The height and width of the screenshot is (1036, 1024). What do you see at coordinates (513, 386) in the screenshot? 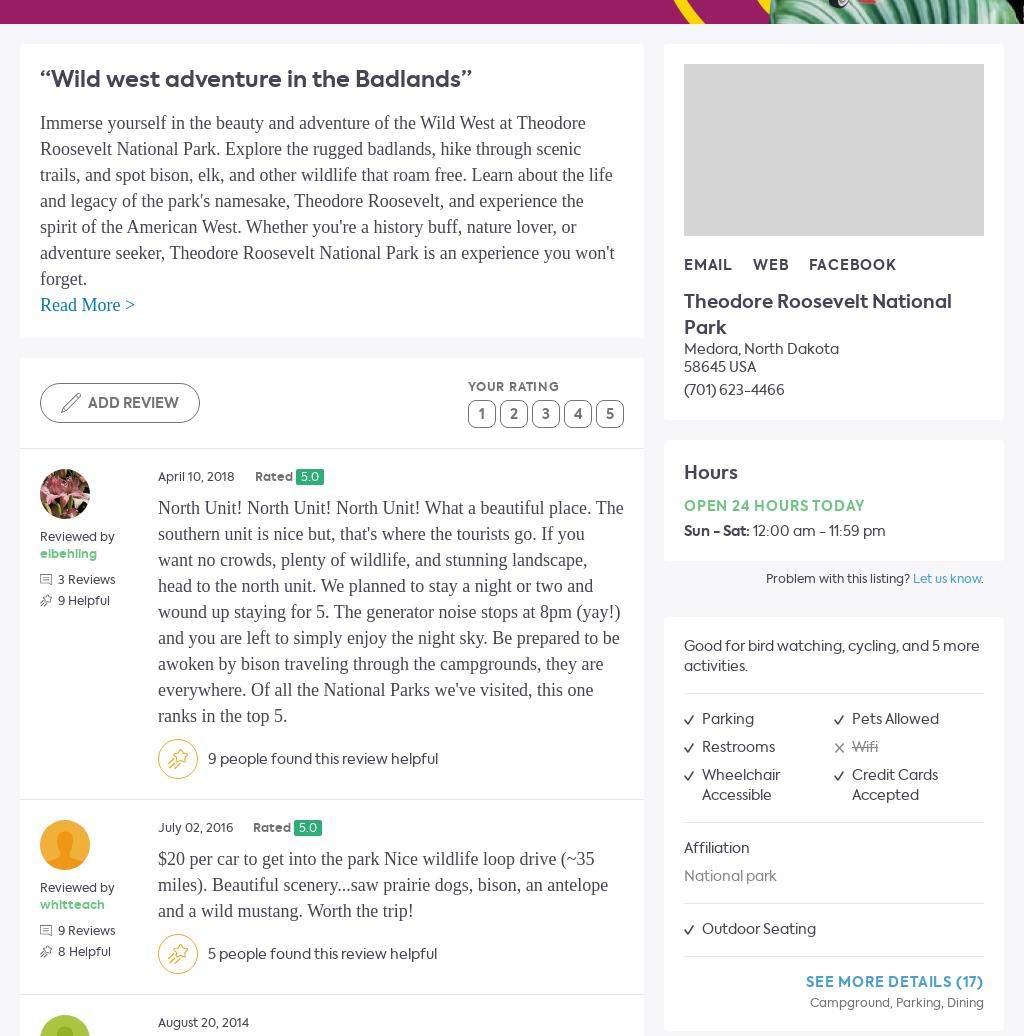
I see `'Your Rating'` at bounding box center [513, 386].